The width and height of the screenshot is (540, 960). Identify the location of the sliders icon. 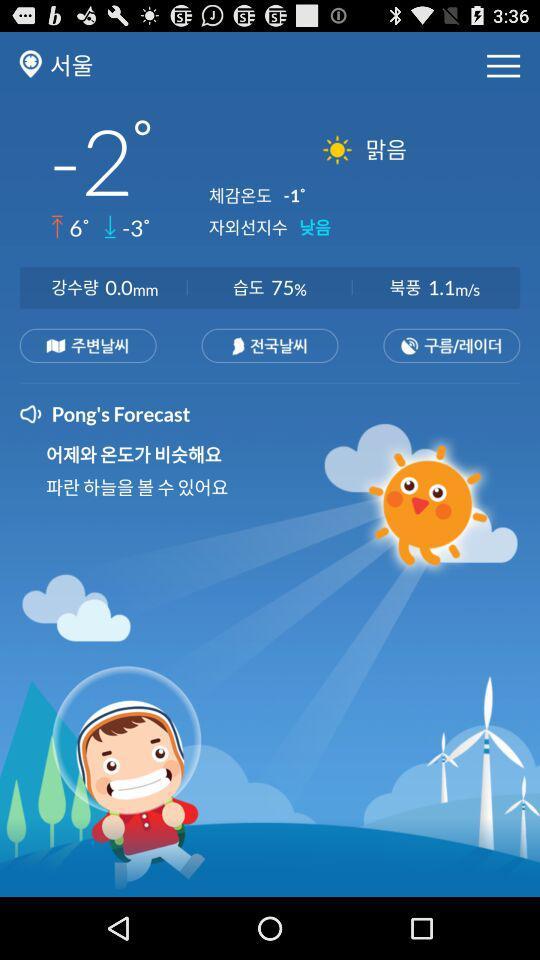
(87, 368).